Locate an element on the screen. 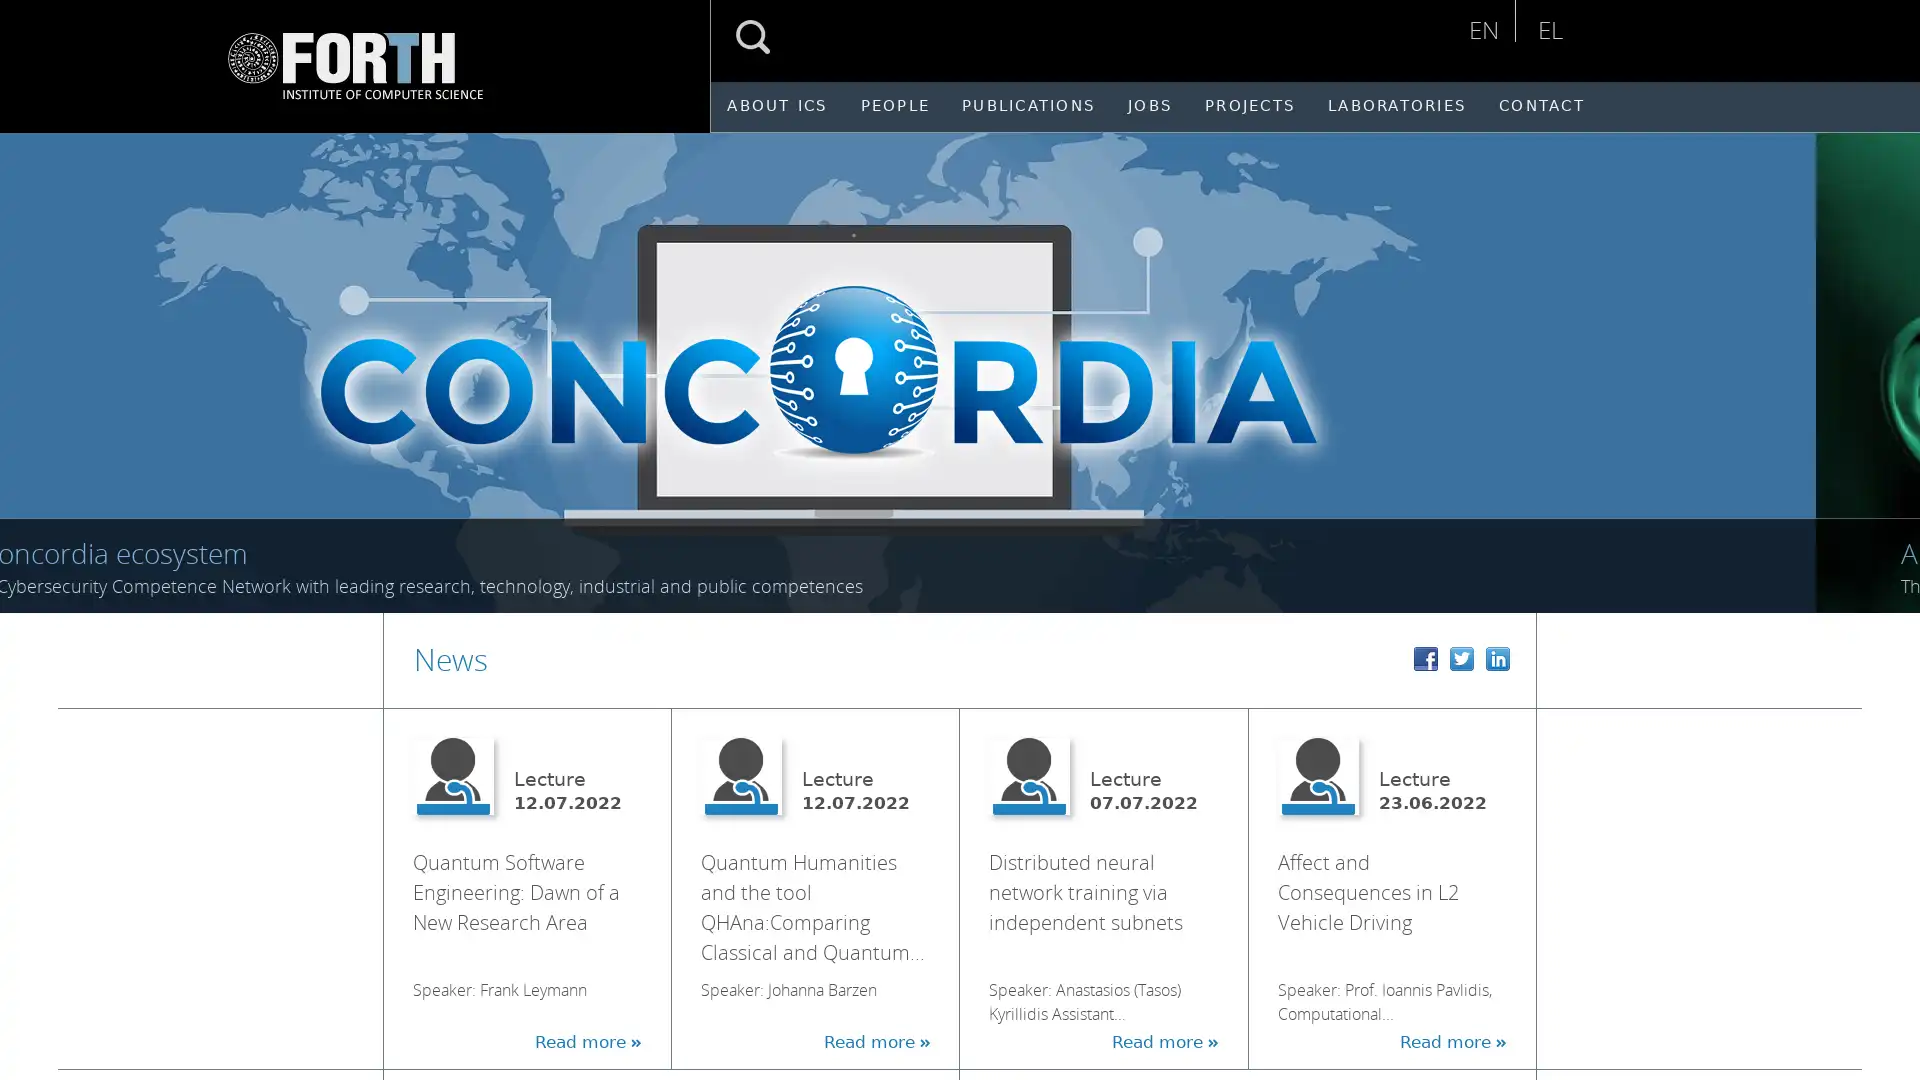 Image resolution: width=1920 pixels, height=1080 pixels. visit next project is located at coordinates (1889, 361).